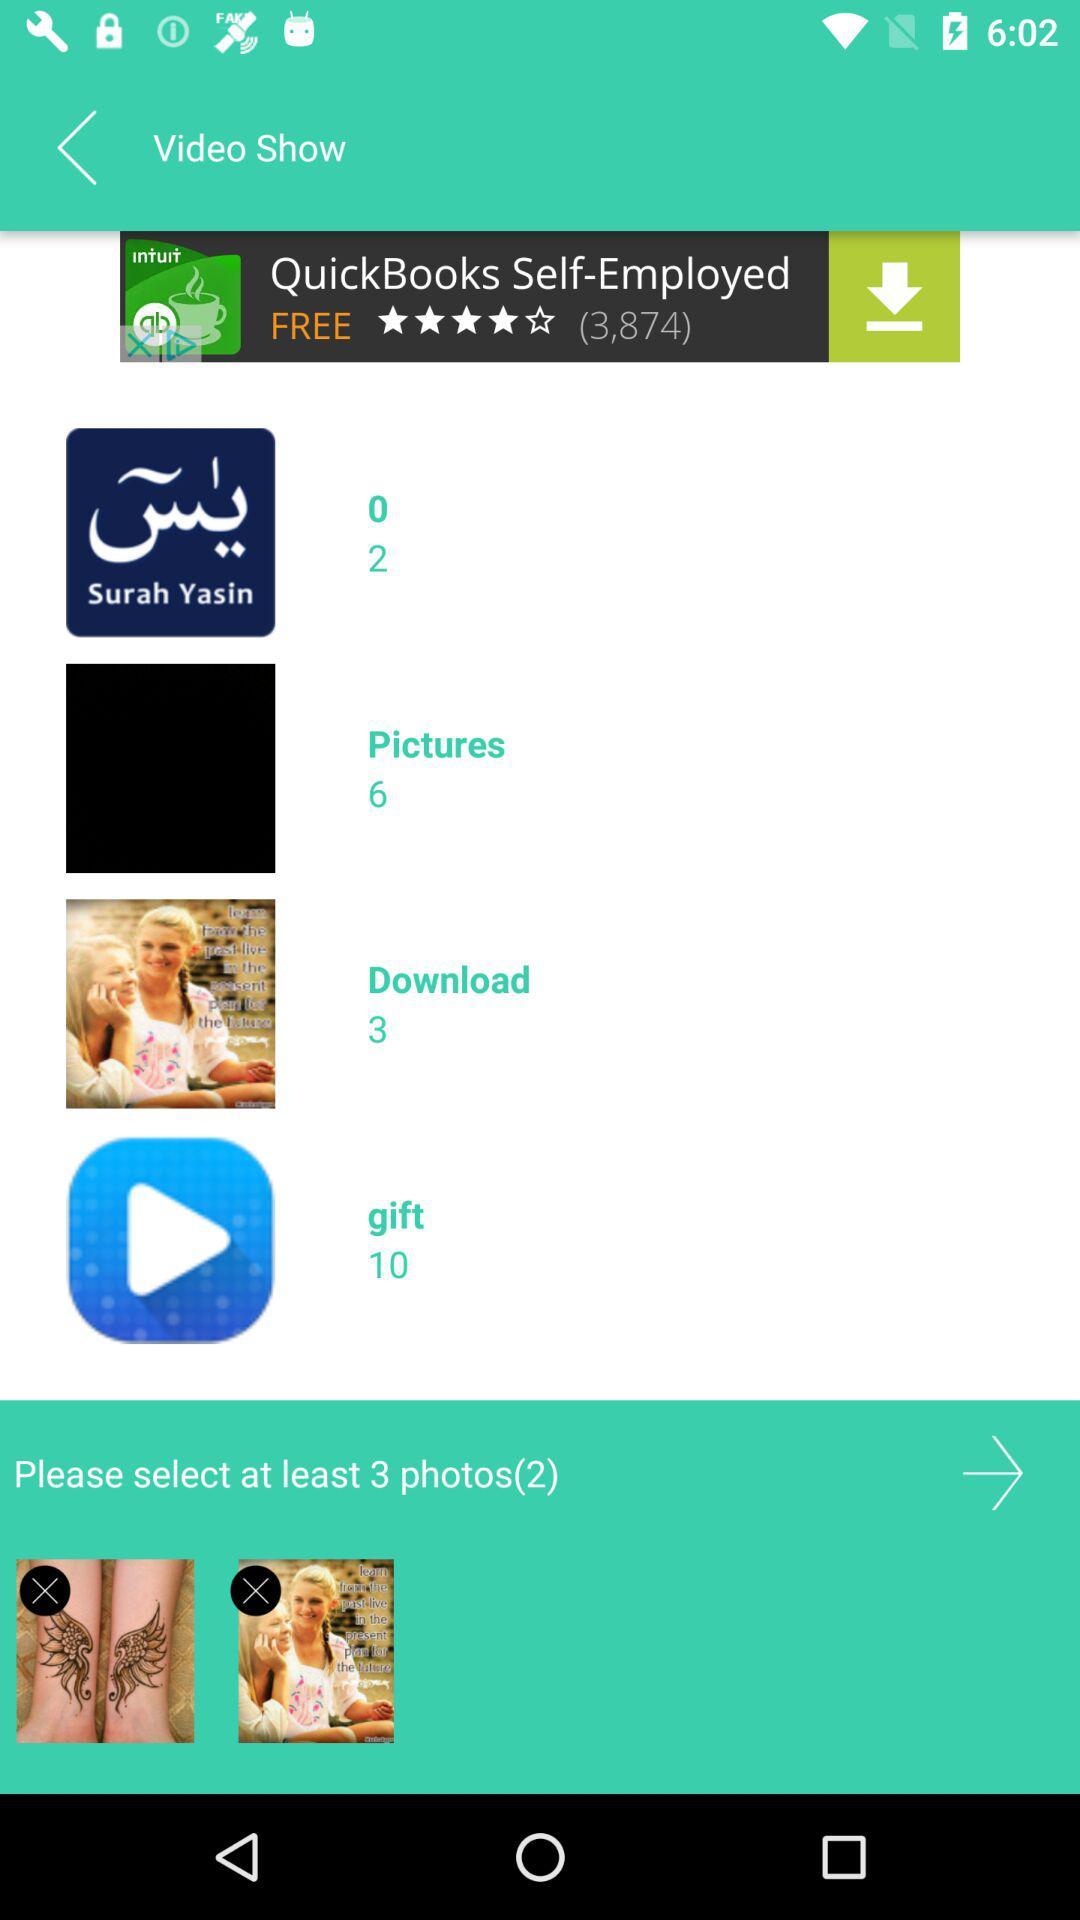  What do you see at coordinates (992, 1473) in the screenshot?
I see `forward` at bounding box center [992, 1473].